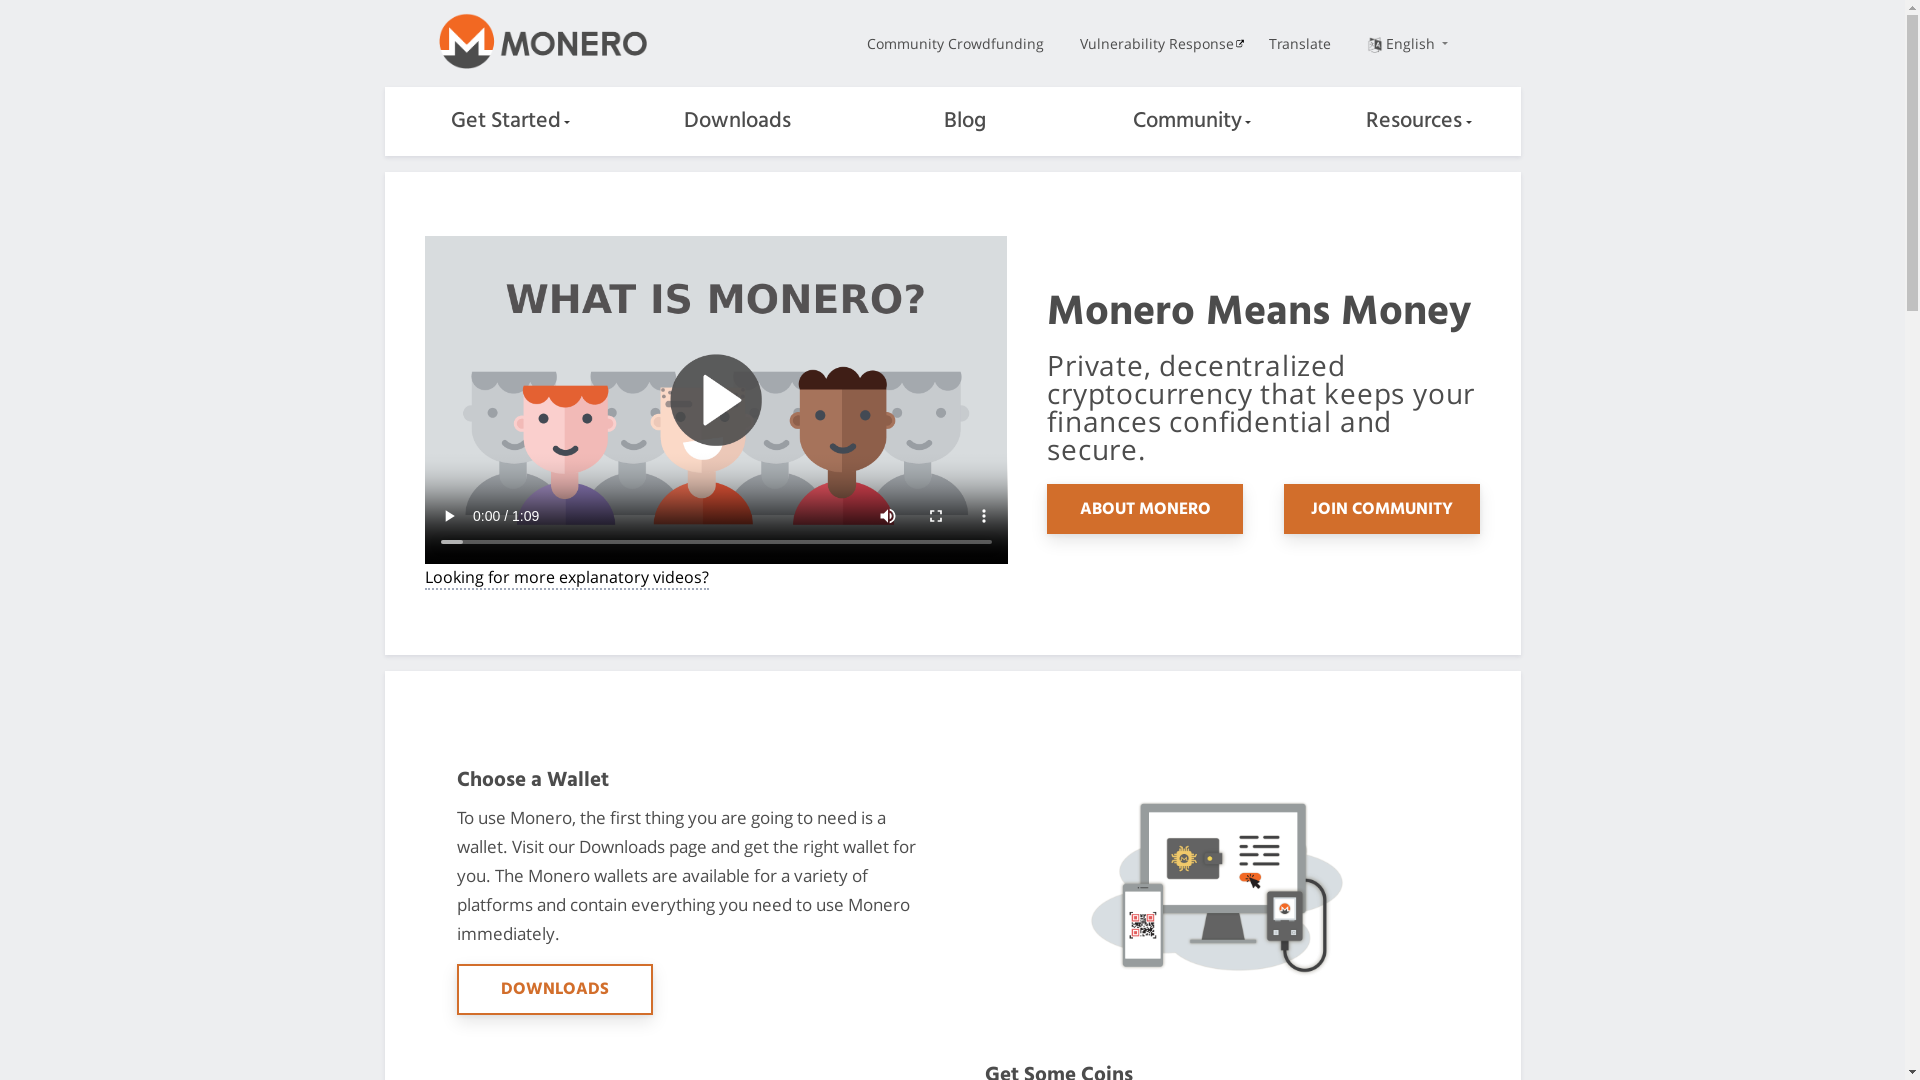 The width and height of the screenshot is (1920, 1080). What do you see at coordinates (1300, 43) in the screenshot?
I see `'Translate'` at bounding box center [1300, 43].